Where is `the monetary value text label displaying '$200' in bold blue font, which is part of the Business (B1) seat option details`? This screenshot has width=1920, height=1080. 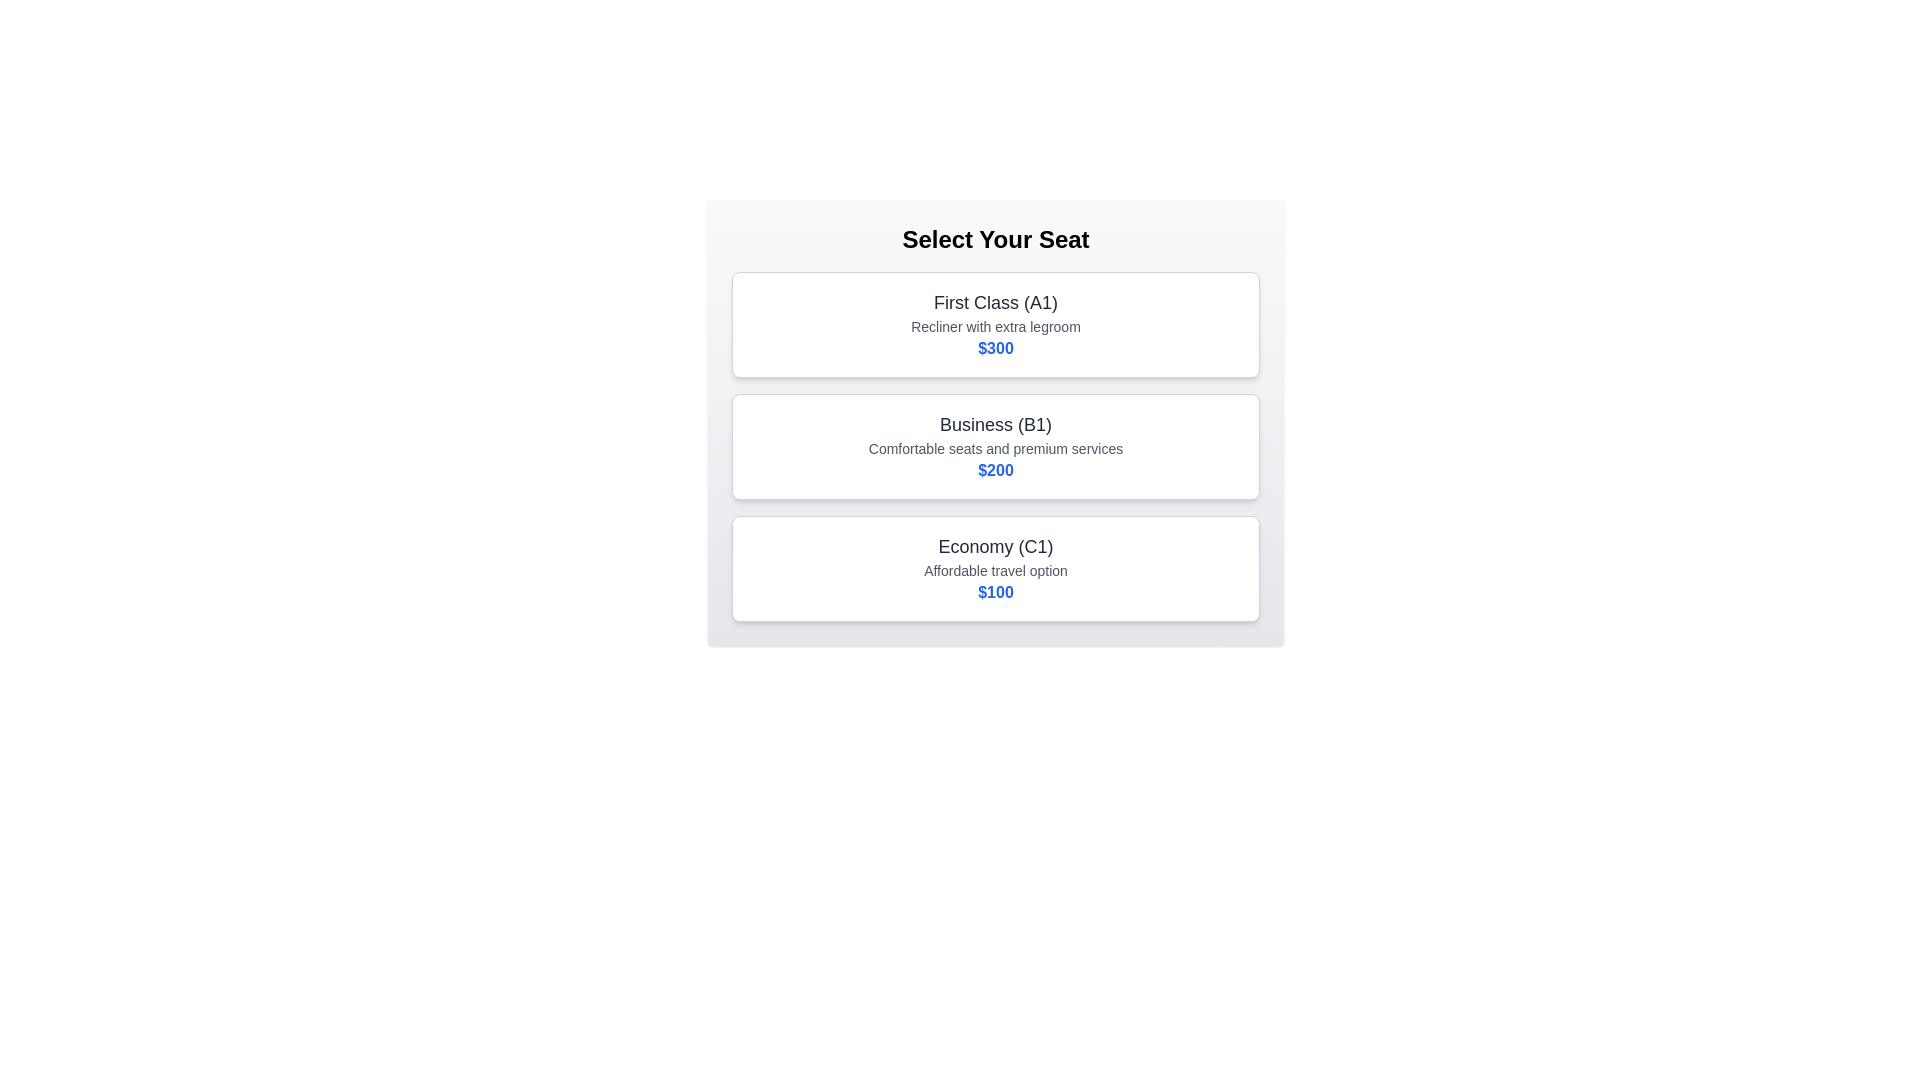 the monetary value text label displaying '$200' in bold blue font, which is part of the Business (B1) seat option details is located at coordinates (996, 470).